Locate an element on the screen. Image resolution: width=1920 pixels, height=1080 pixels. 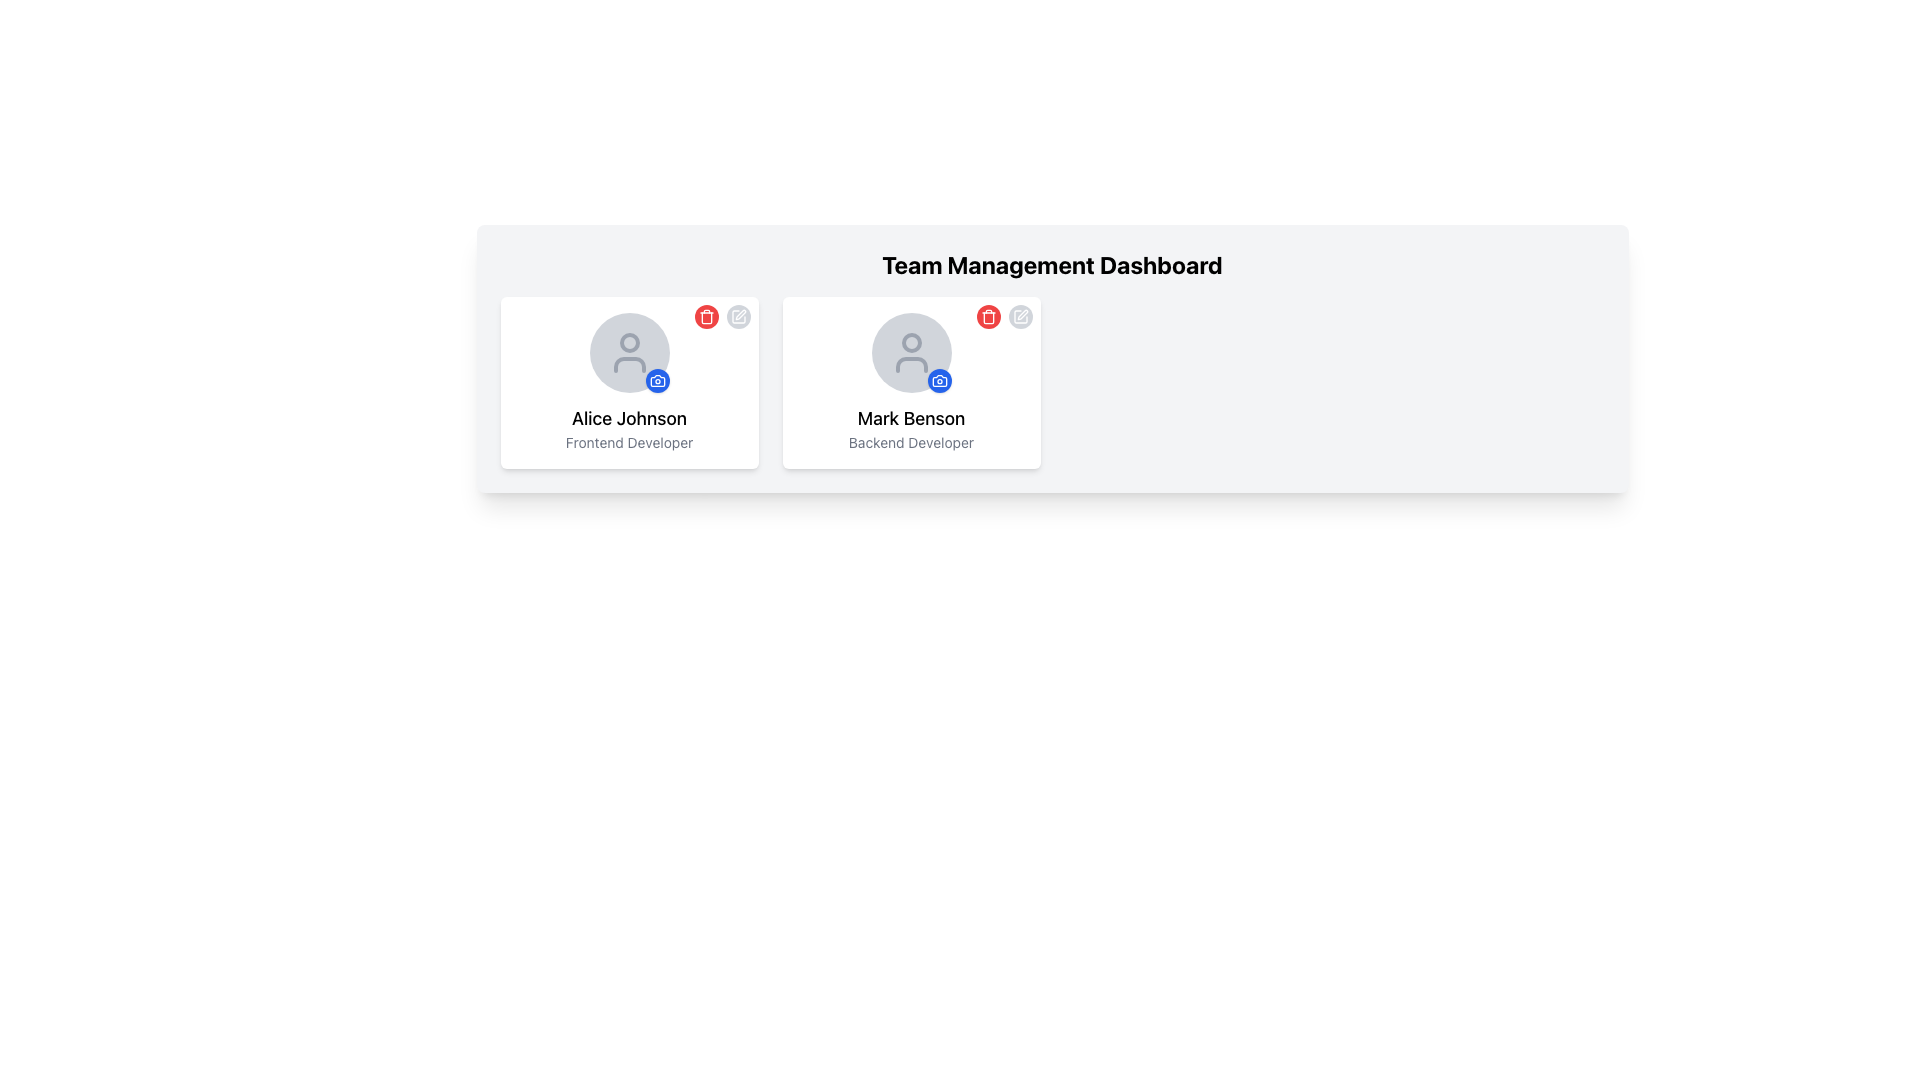
the small circular edit button with a pencil icon located at the top-right corner of Mark Benson's card is located at coordinates (1020, 315).